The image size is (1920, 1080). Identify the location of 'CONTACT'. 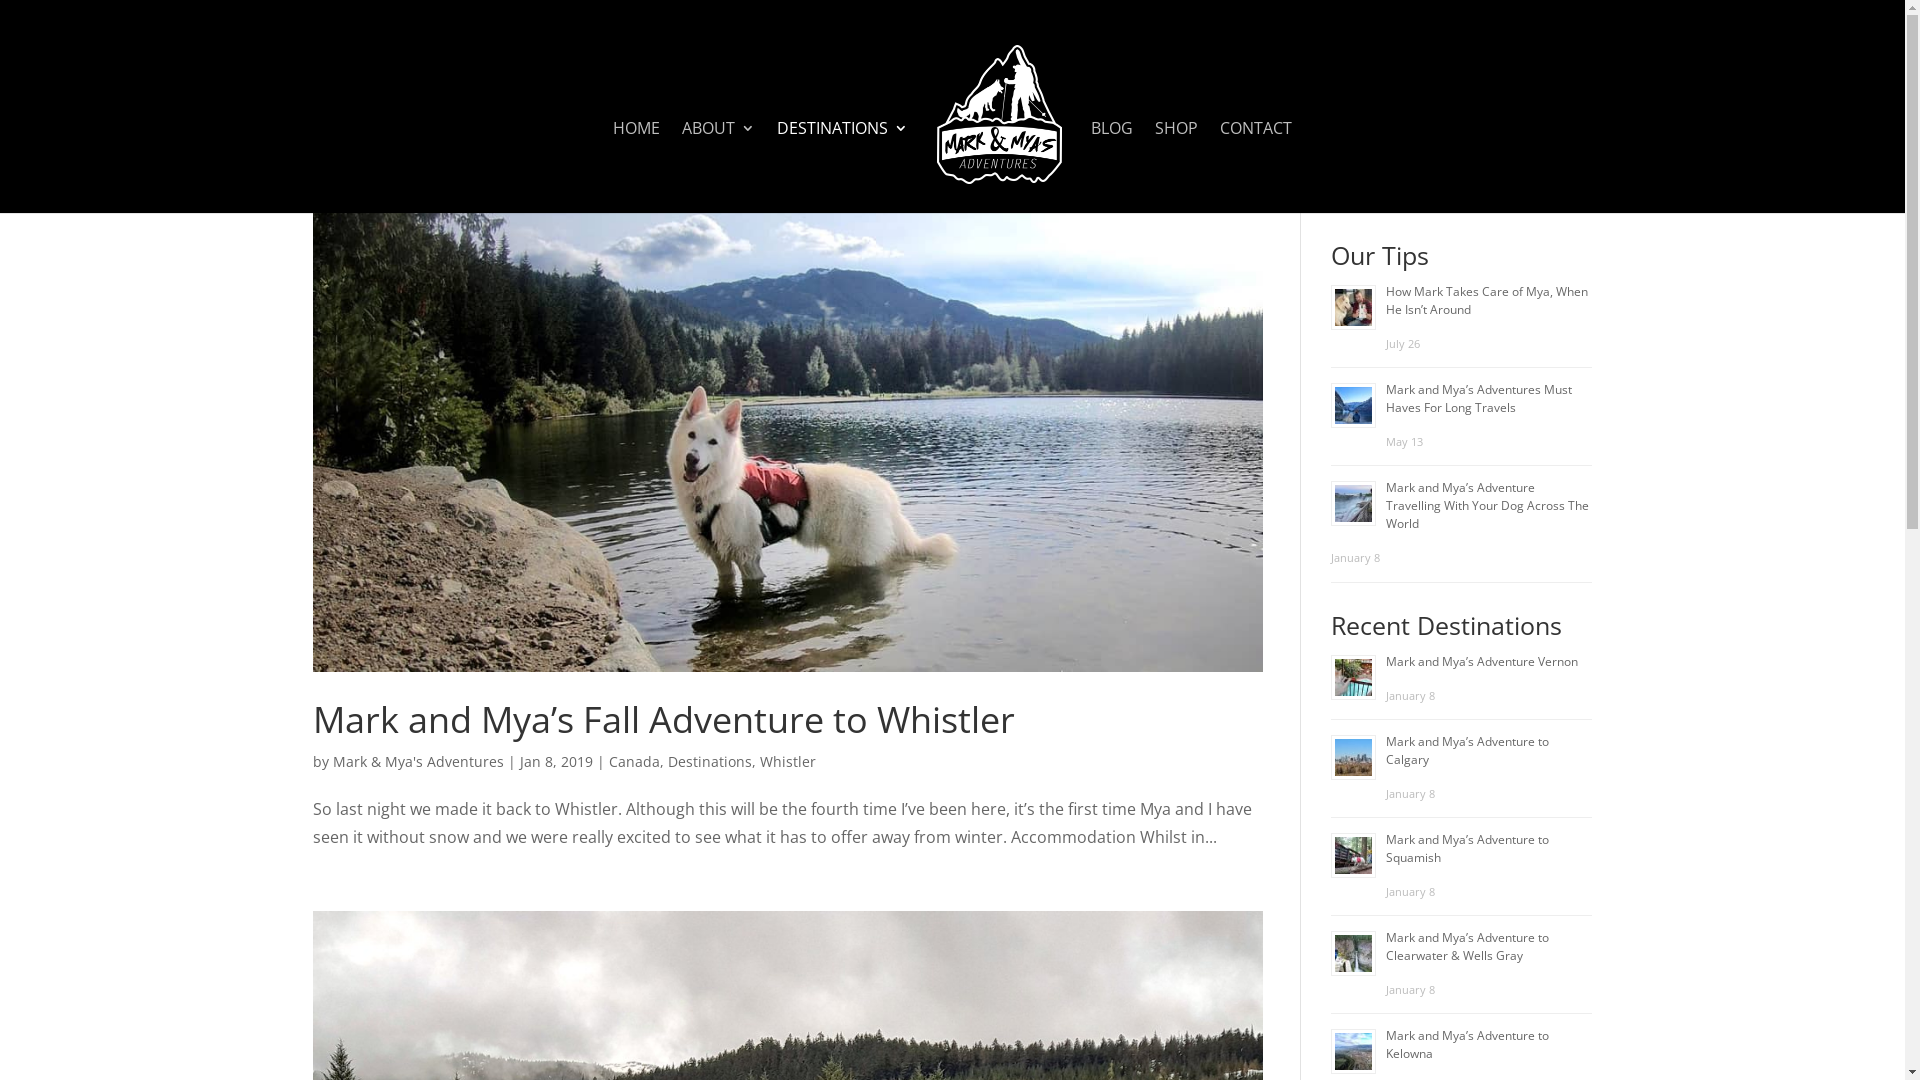
(1255, 165).